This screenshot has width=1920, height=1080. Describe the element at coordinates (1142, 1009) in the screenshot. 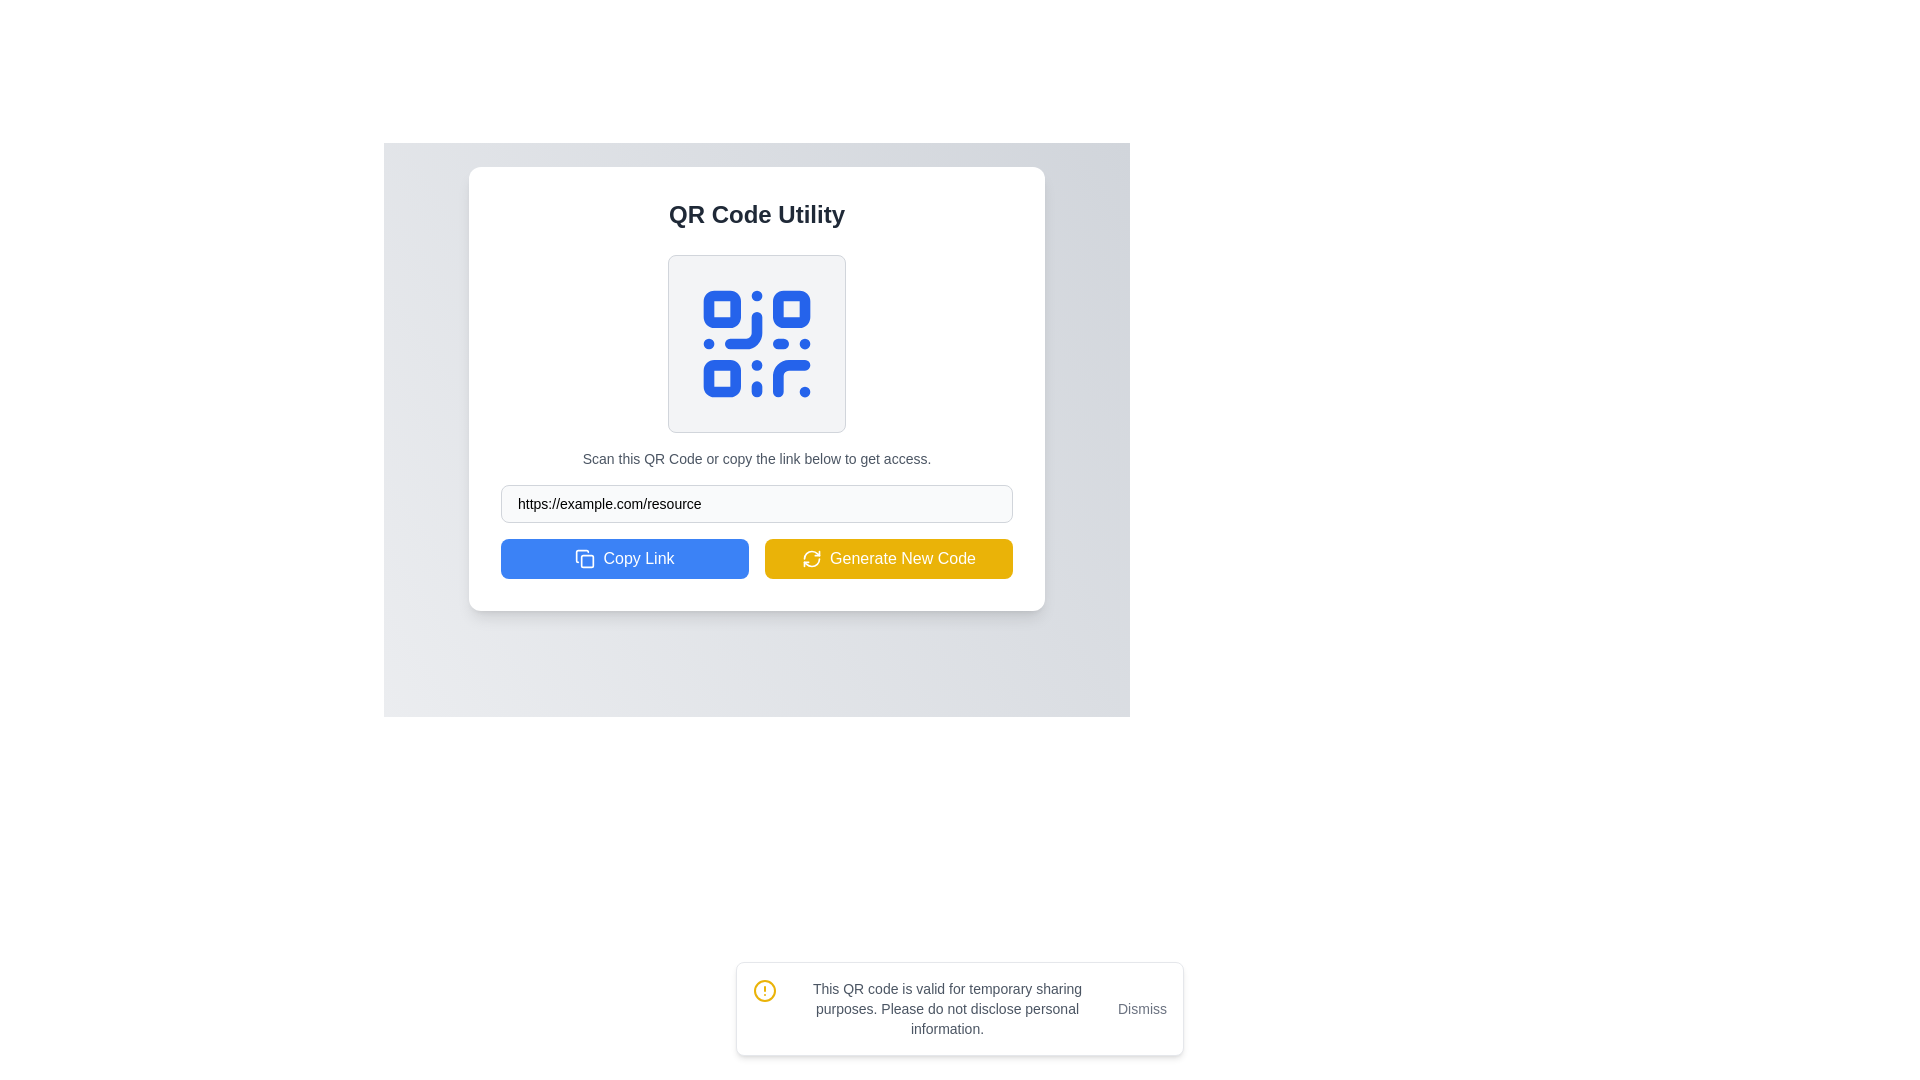

I see `the 'Dismiss' button located at the bottom right corner of the dialog box` at that location.